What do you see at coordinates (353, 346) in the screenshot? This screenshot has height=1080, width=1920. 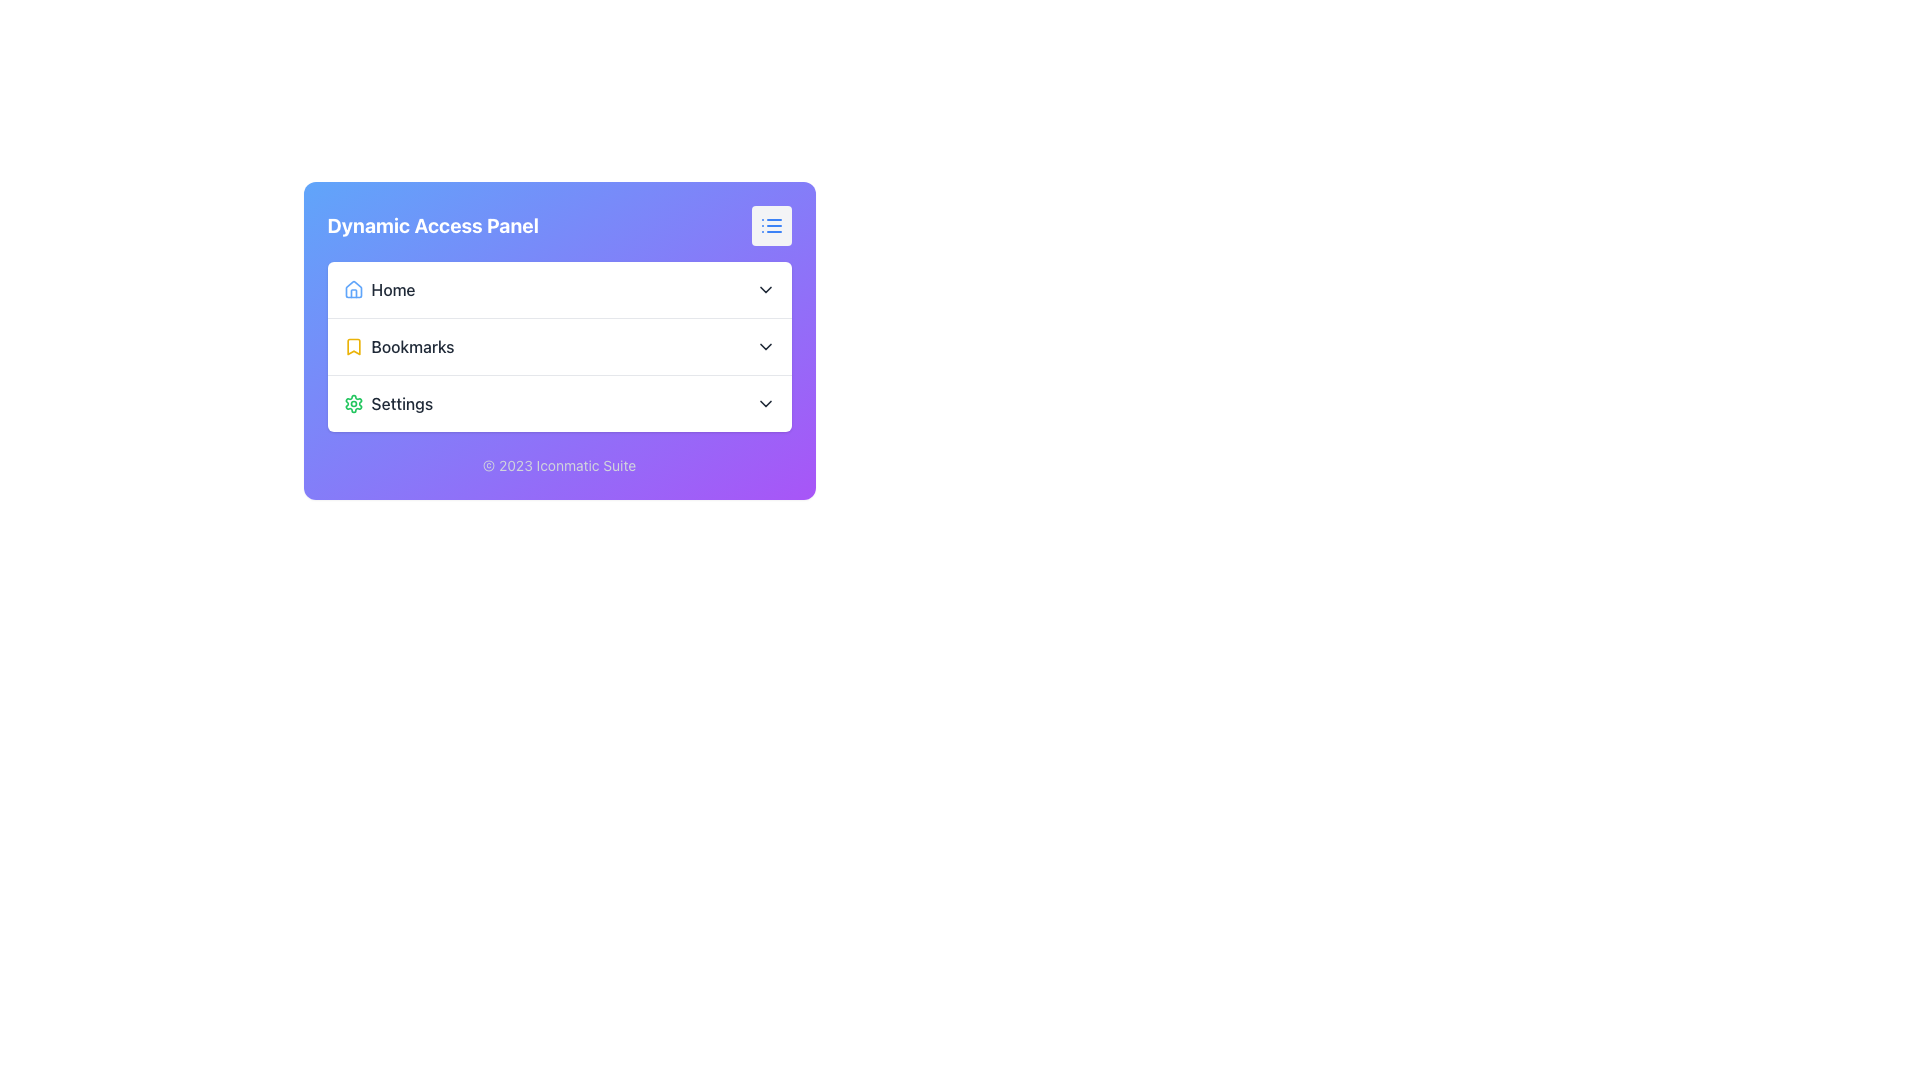 I see `the 'Bookmarks' SVG Icon` at bounding box center [353, 346].